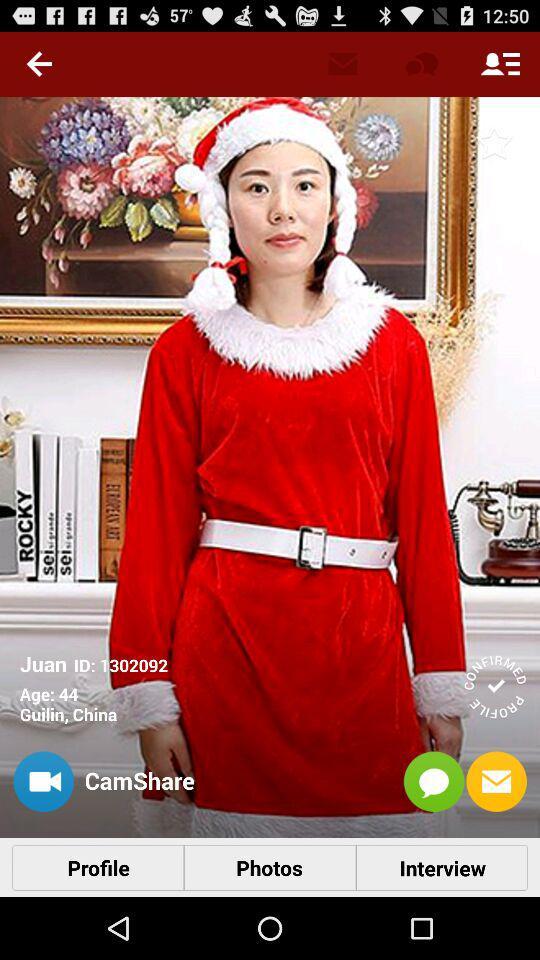  Describe the element at coordinates (493, 150) in the screenshot. I see `the star icon` at that location.